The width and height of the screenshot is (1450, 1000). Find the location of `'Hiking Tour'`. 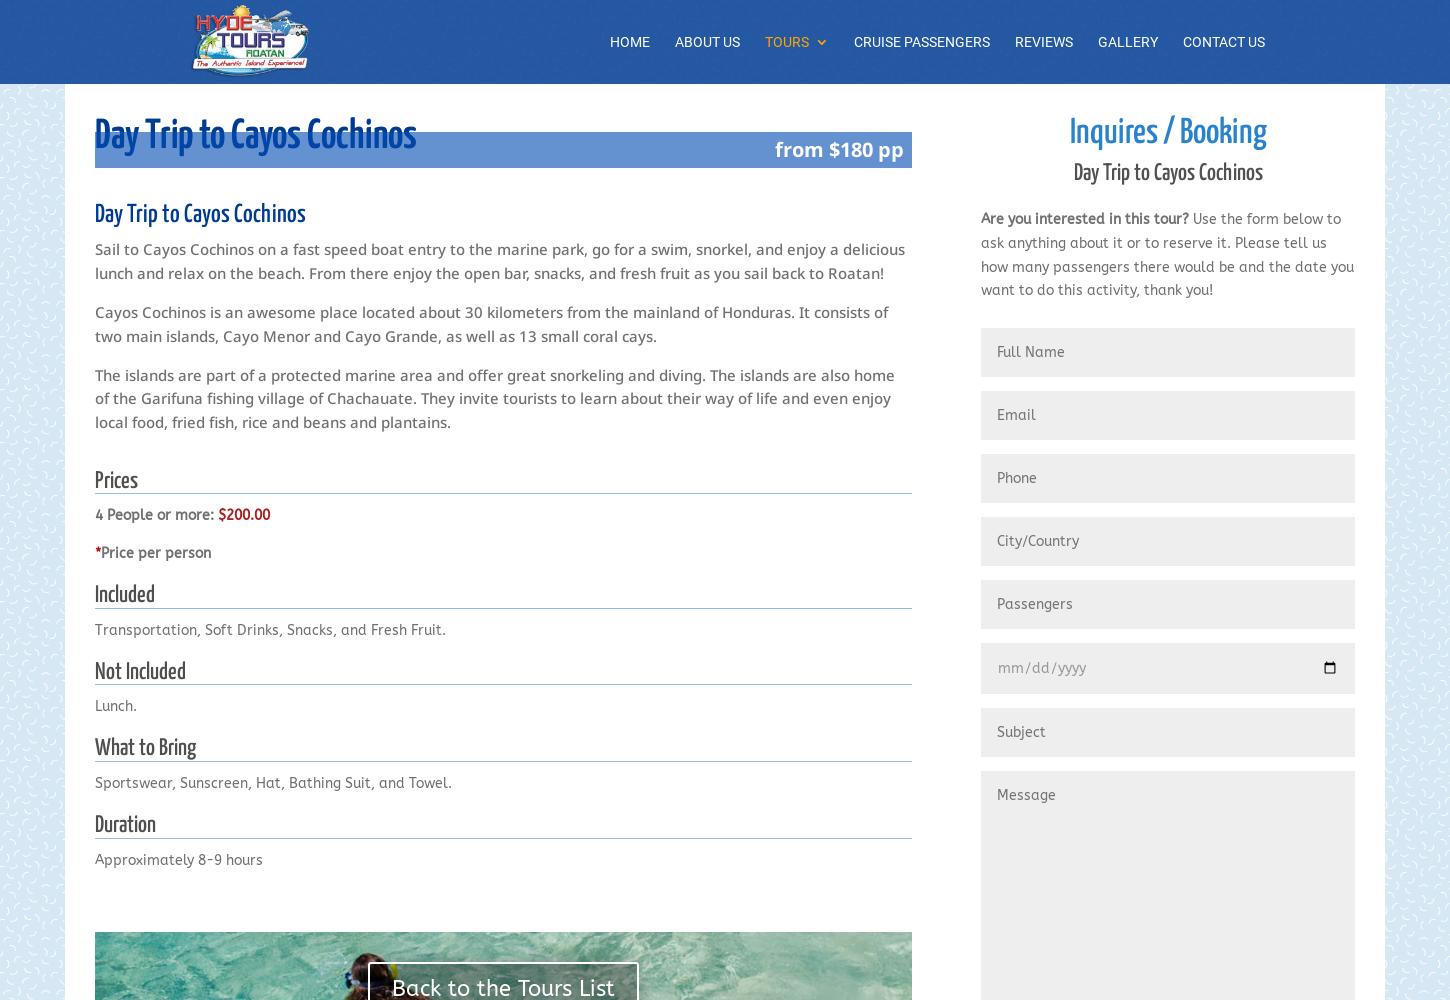

'Hiking Tour' is located at coordinates (846, 763).